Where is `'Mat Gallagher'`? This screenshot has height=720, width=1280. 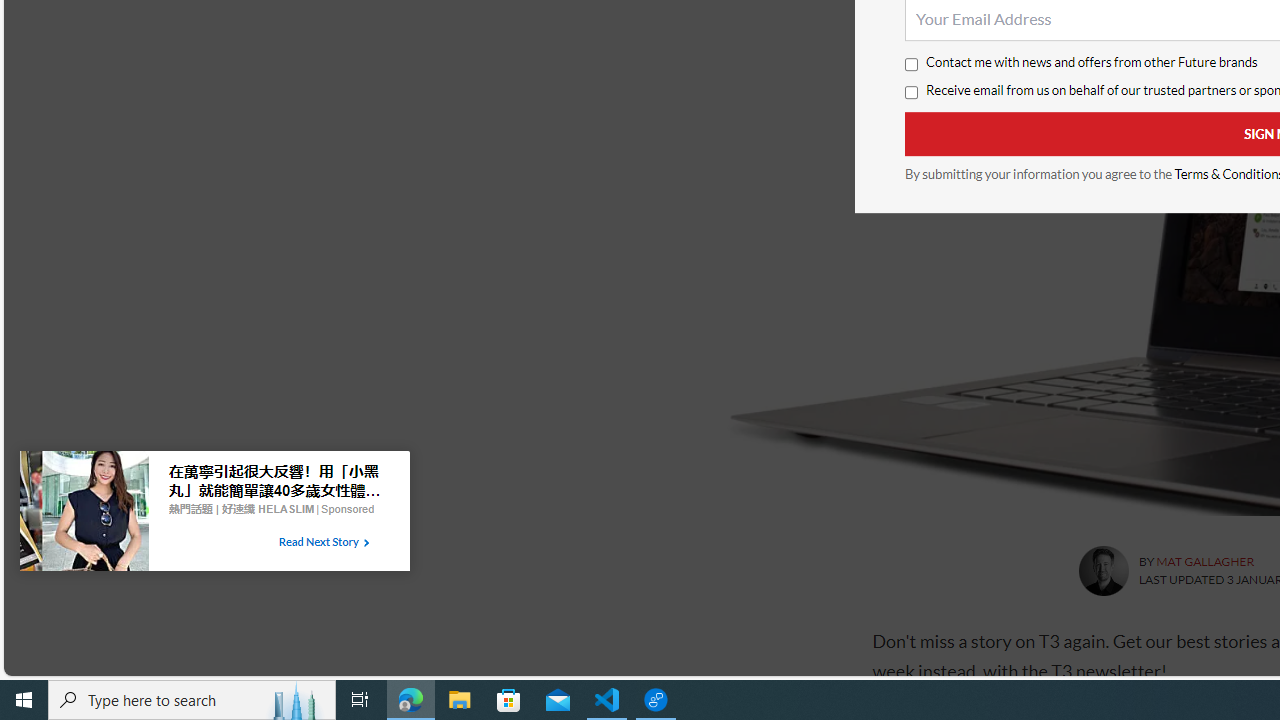 'Mat Gallagher' is located at coordinates (1102, 571).